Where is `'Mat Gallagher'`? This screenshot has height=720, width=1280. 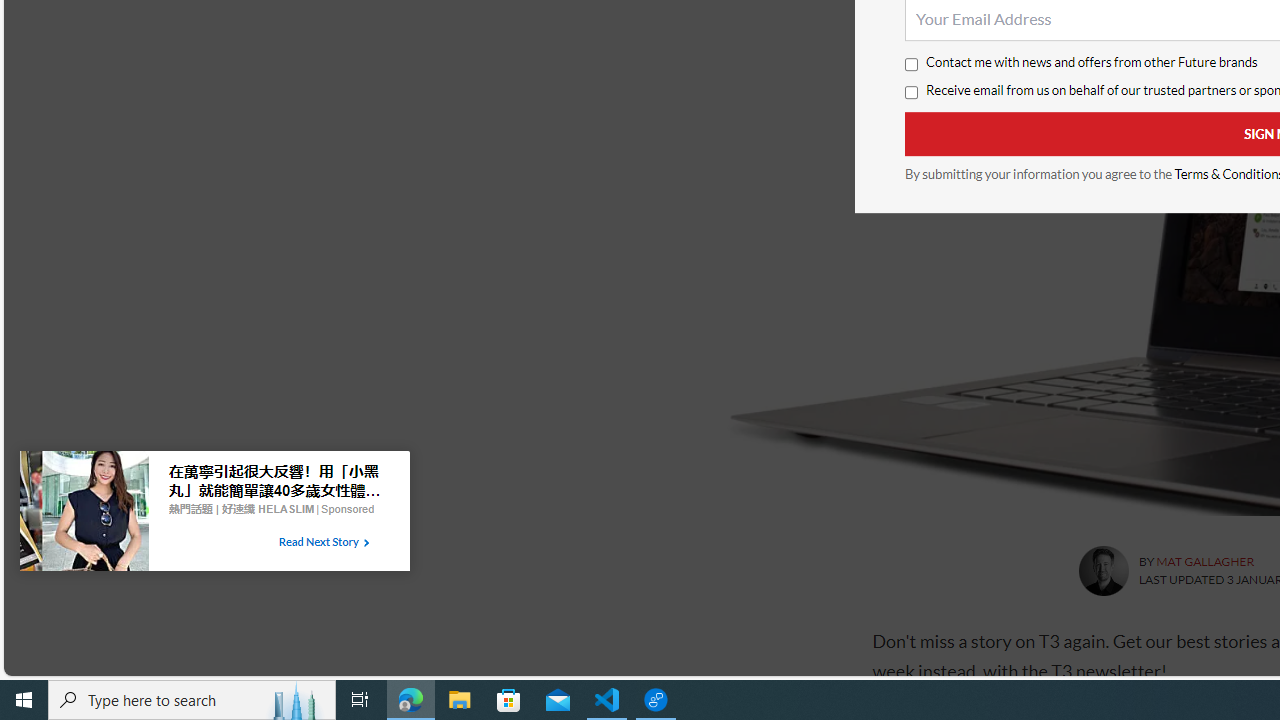 'Mat Gallagher' is located at coordinates (1102, 571).